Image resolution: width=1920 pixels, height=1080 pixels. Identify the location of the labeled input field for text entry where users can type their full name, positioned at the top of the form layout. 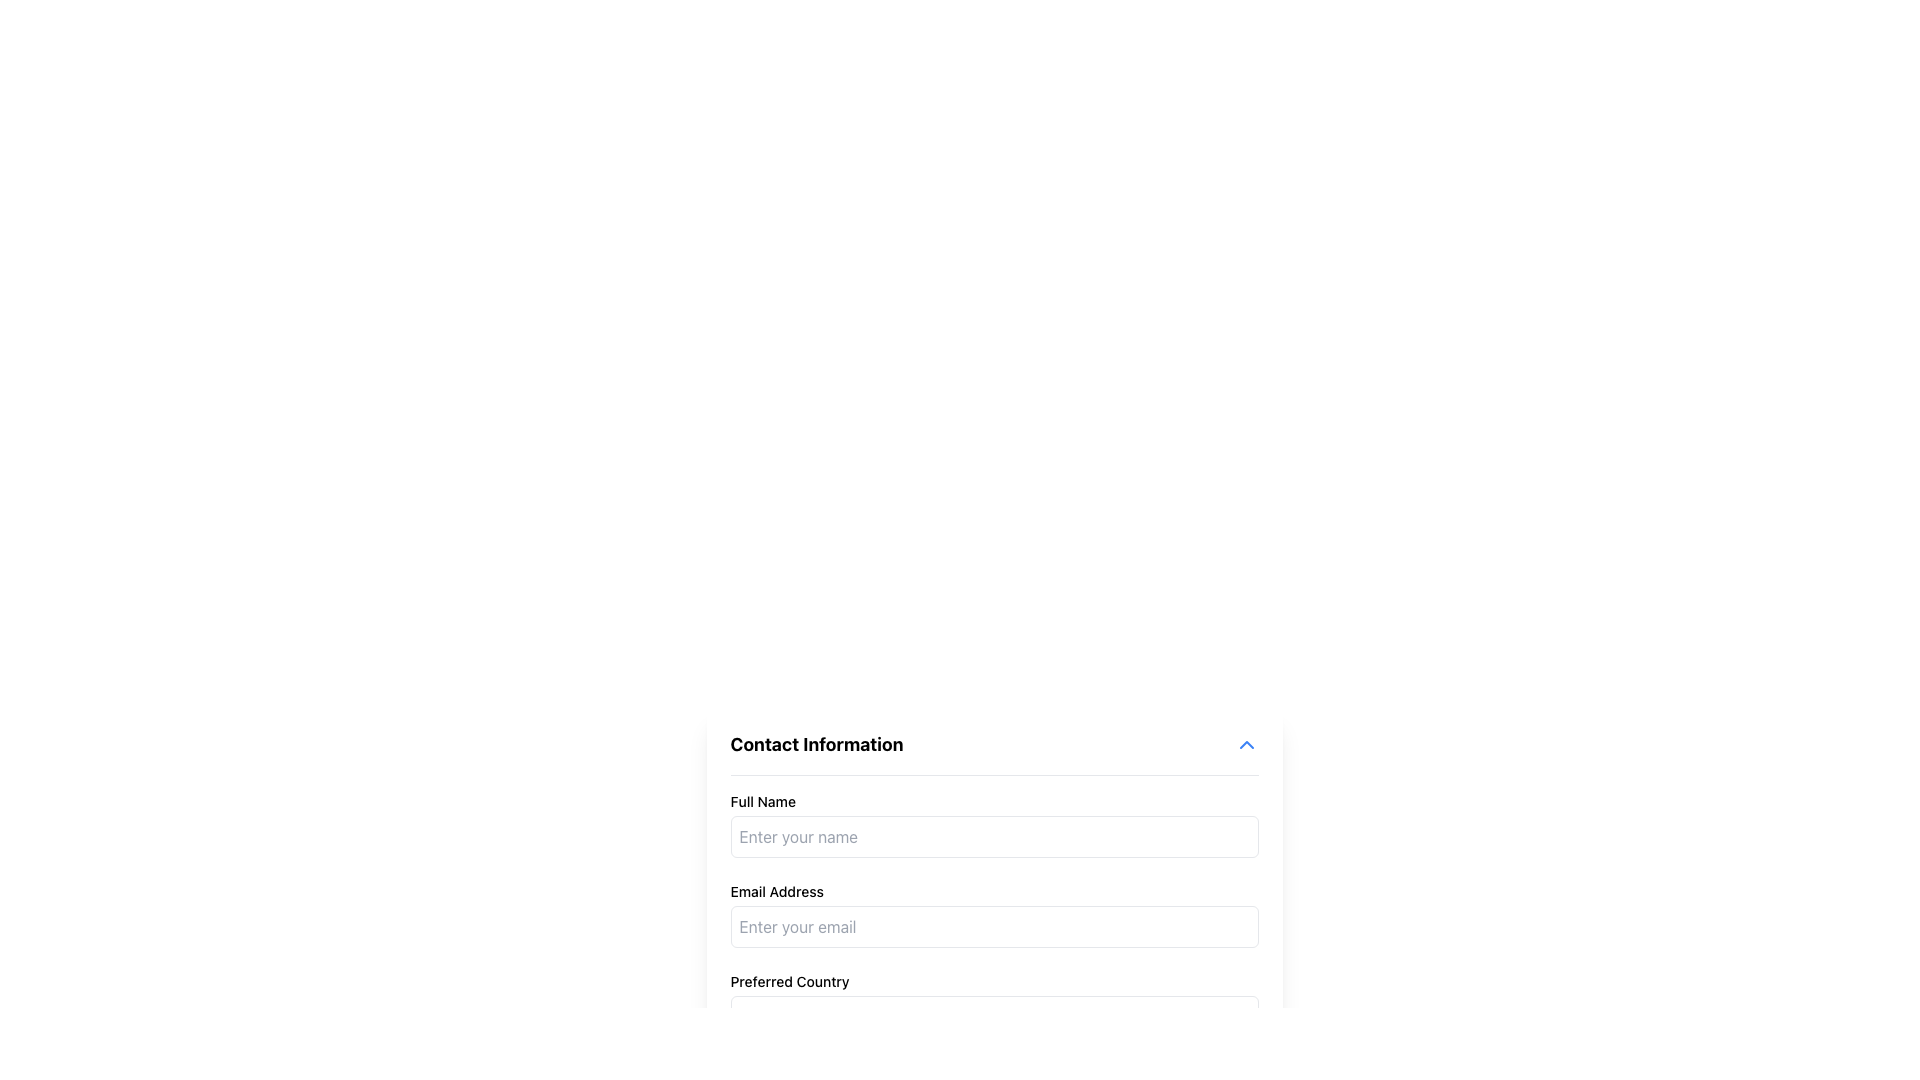
(994, 825).